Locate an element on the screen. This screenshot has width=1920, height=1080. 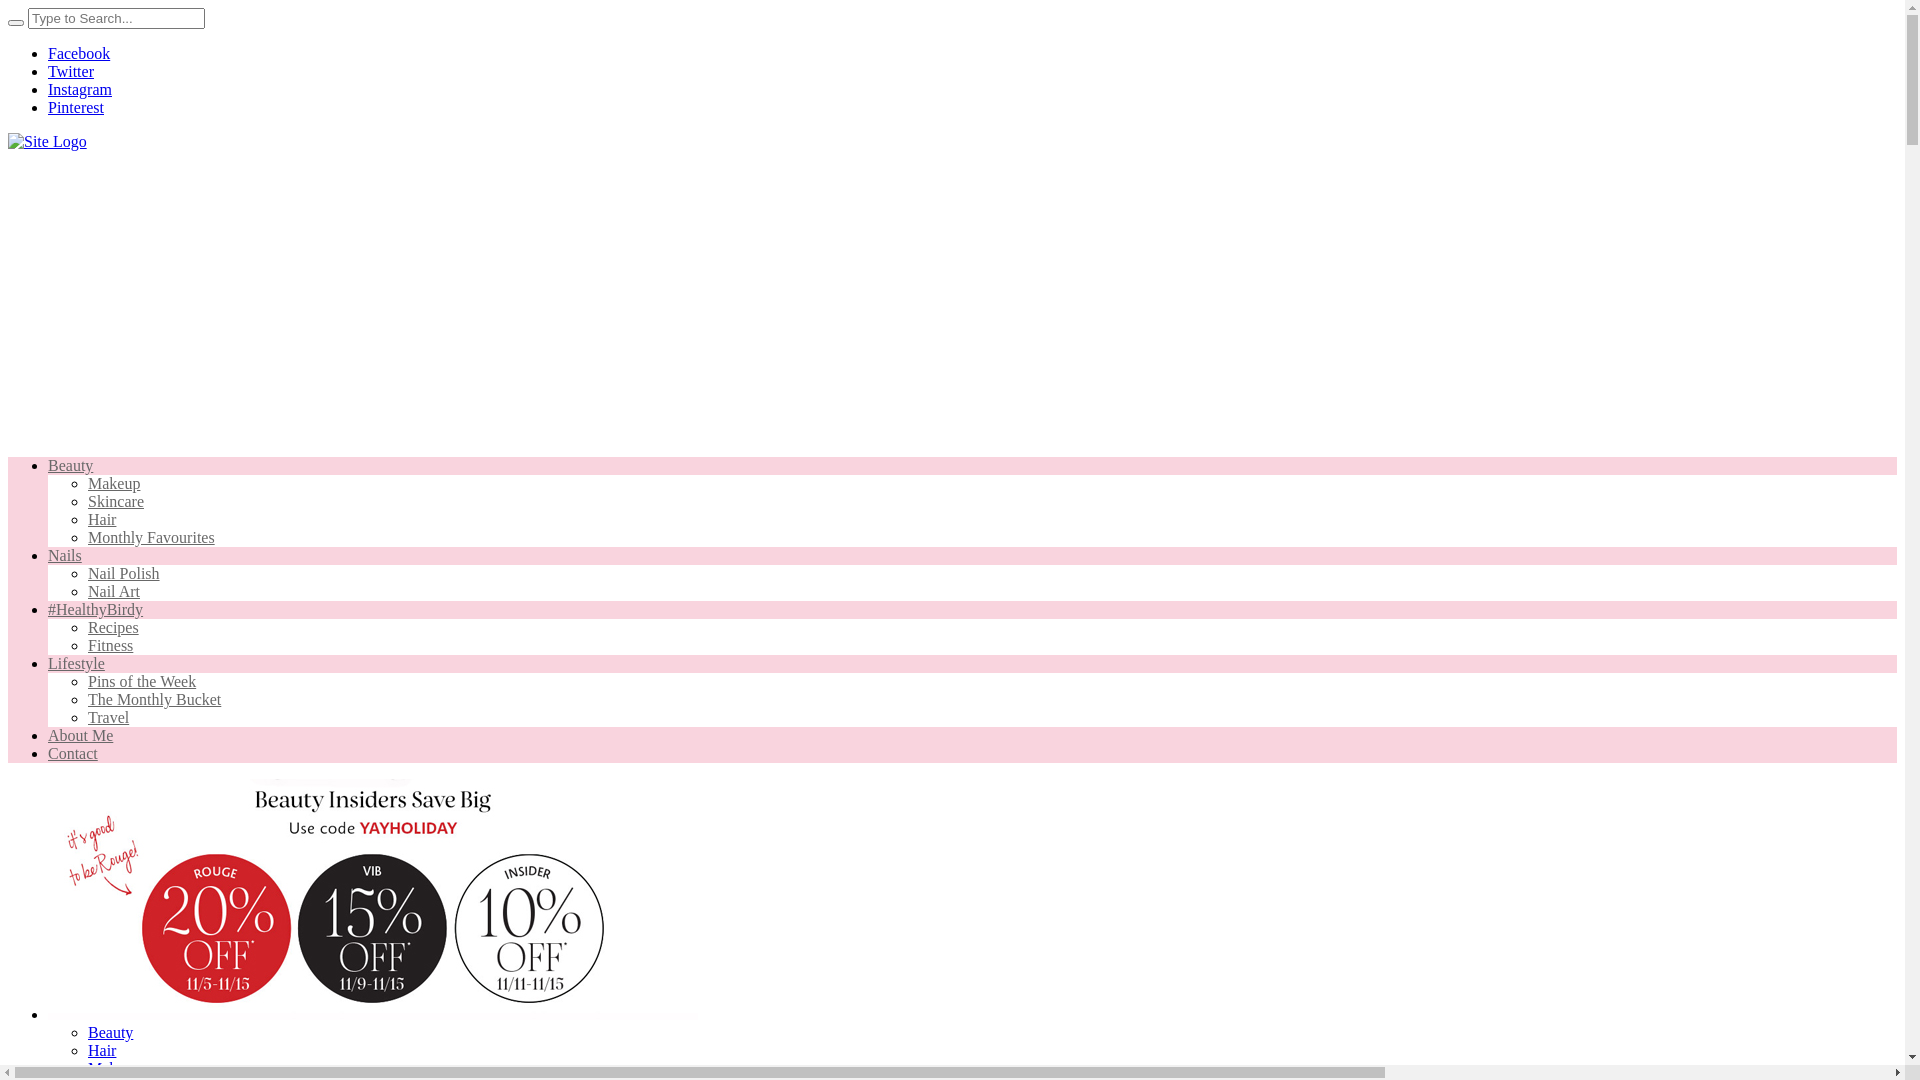
'Recipes' is located at coordinates (112, 626).